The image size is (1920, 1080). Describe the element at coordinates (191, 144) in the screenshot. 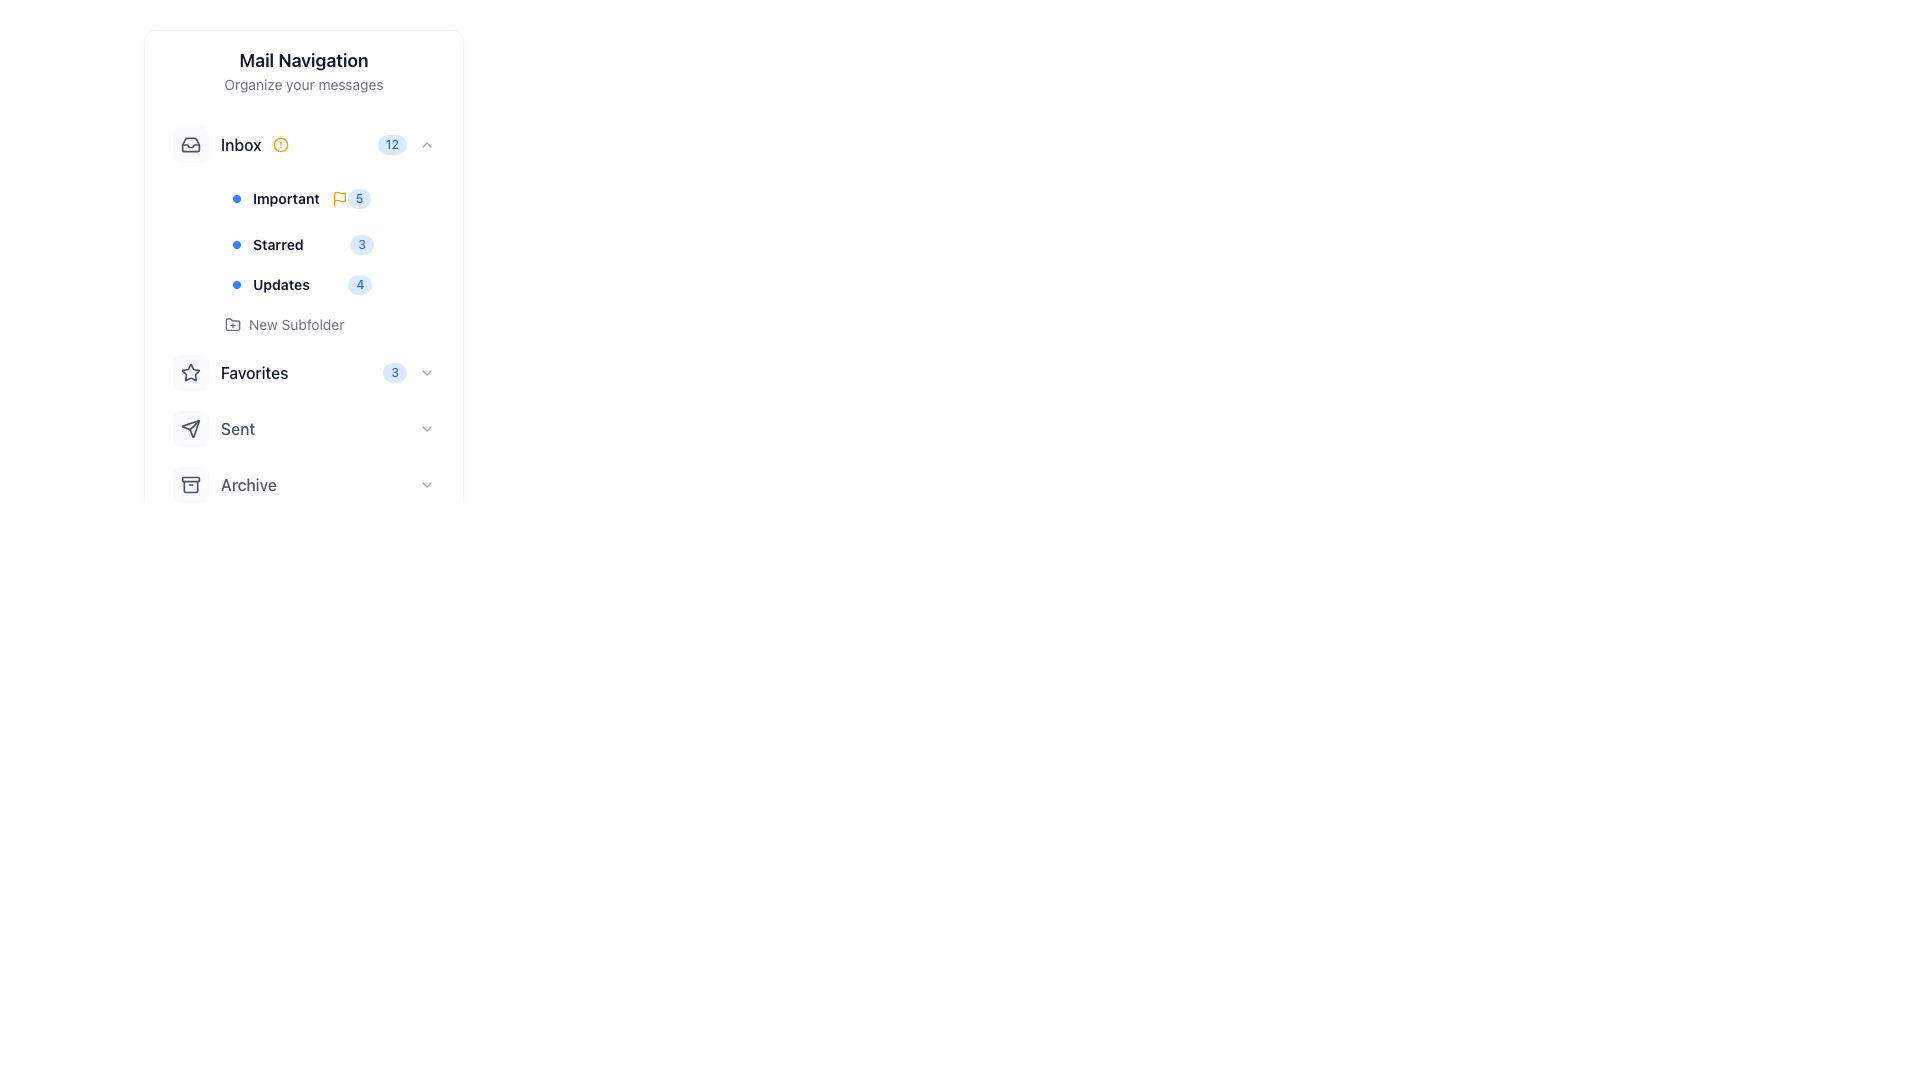

I see `the 'Inbox' icon located in the sidebar navigation menu` at that location.